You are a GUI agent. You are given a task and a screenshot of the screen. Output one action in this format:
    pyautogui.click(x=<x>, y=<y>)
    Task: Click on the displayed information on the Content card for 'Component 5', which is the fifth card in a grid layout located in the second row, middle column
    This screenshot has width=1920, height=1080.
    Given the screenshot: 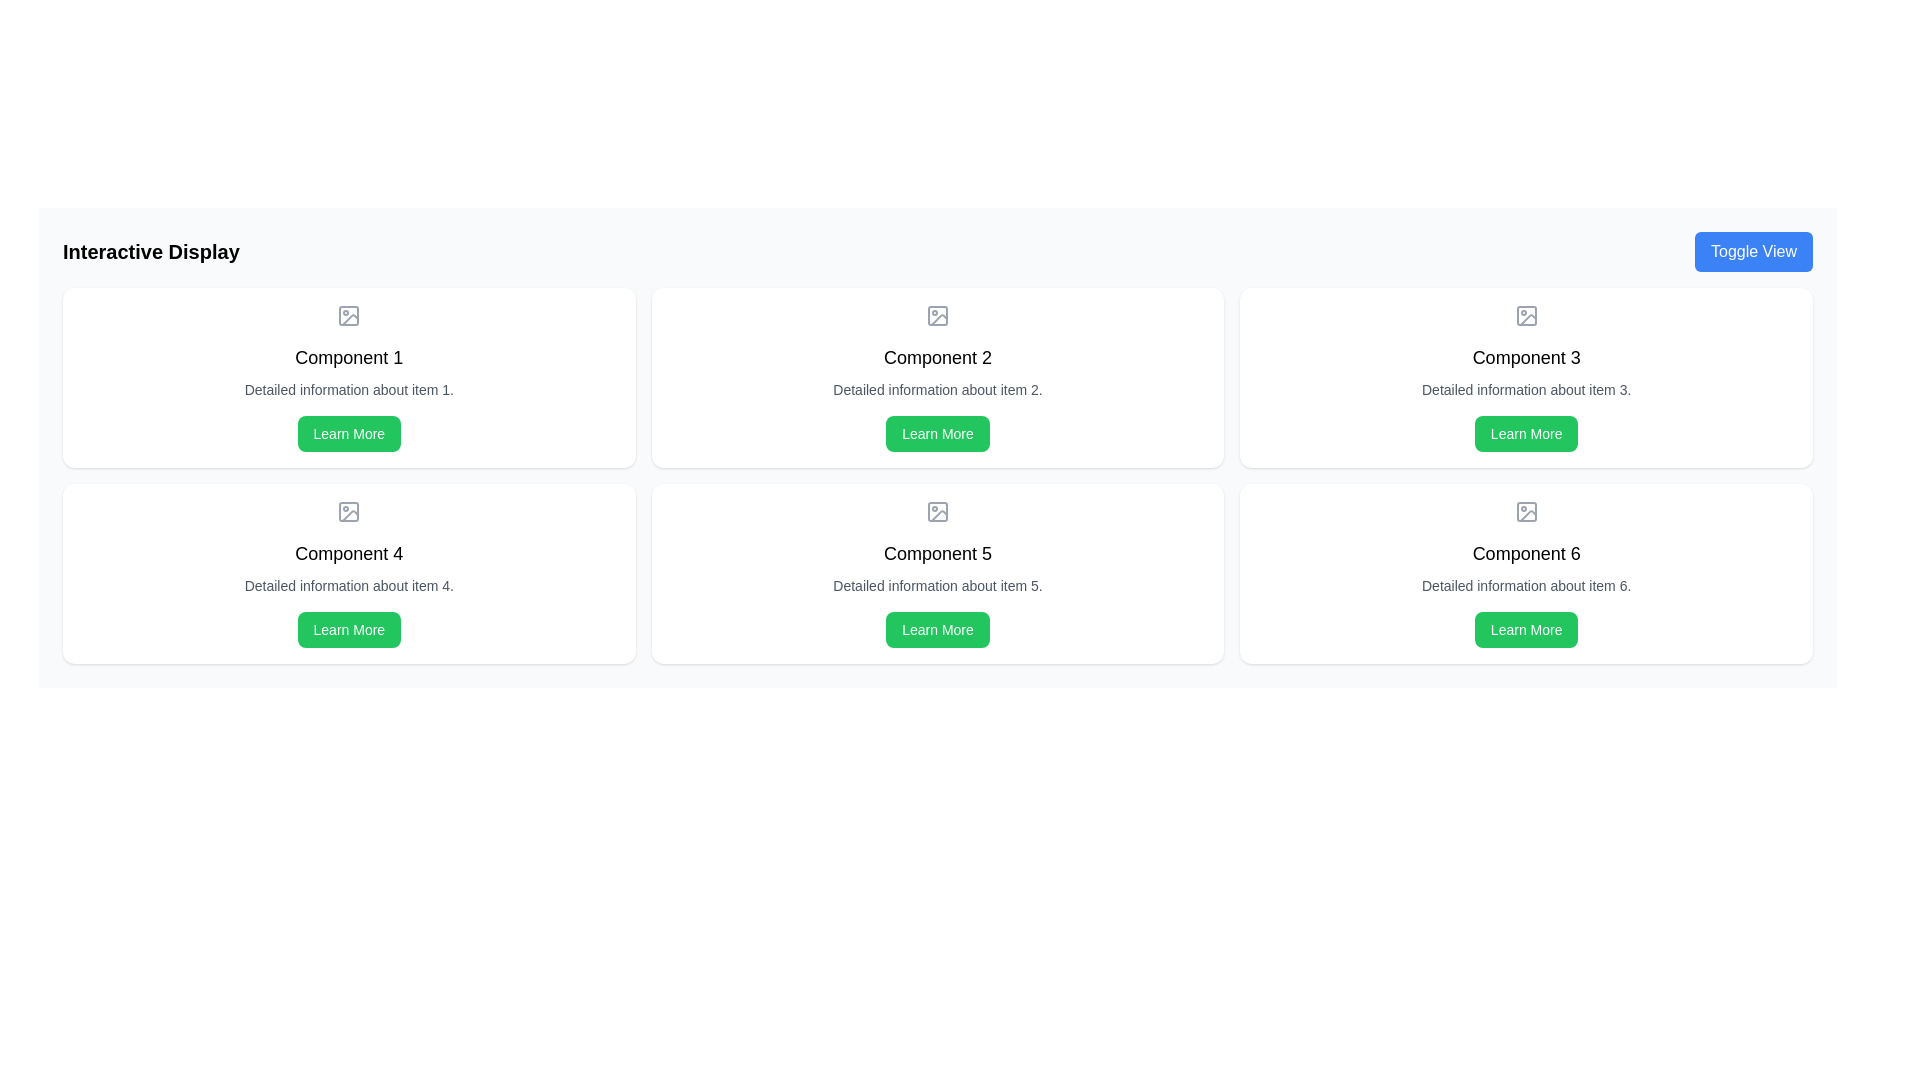 What is the action you would take?
    pyautogui.click(x=936, y=574)
    